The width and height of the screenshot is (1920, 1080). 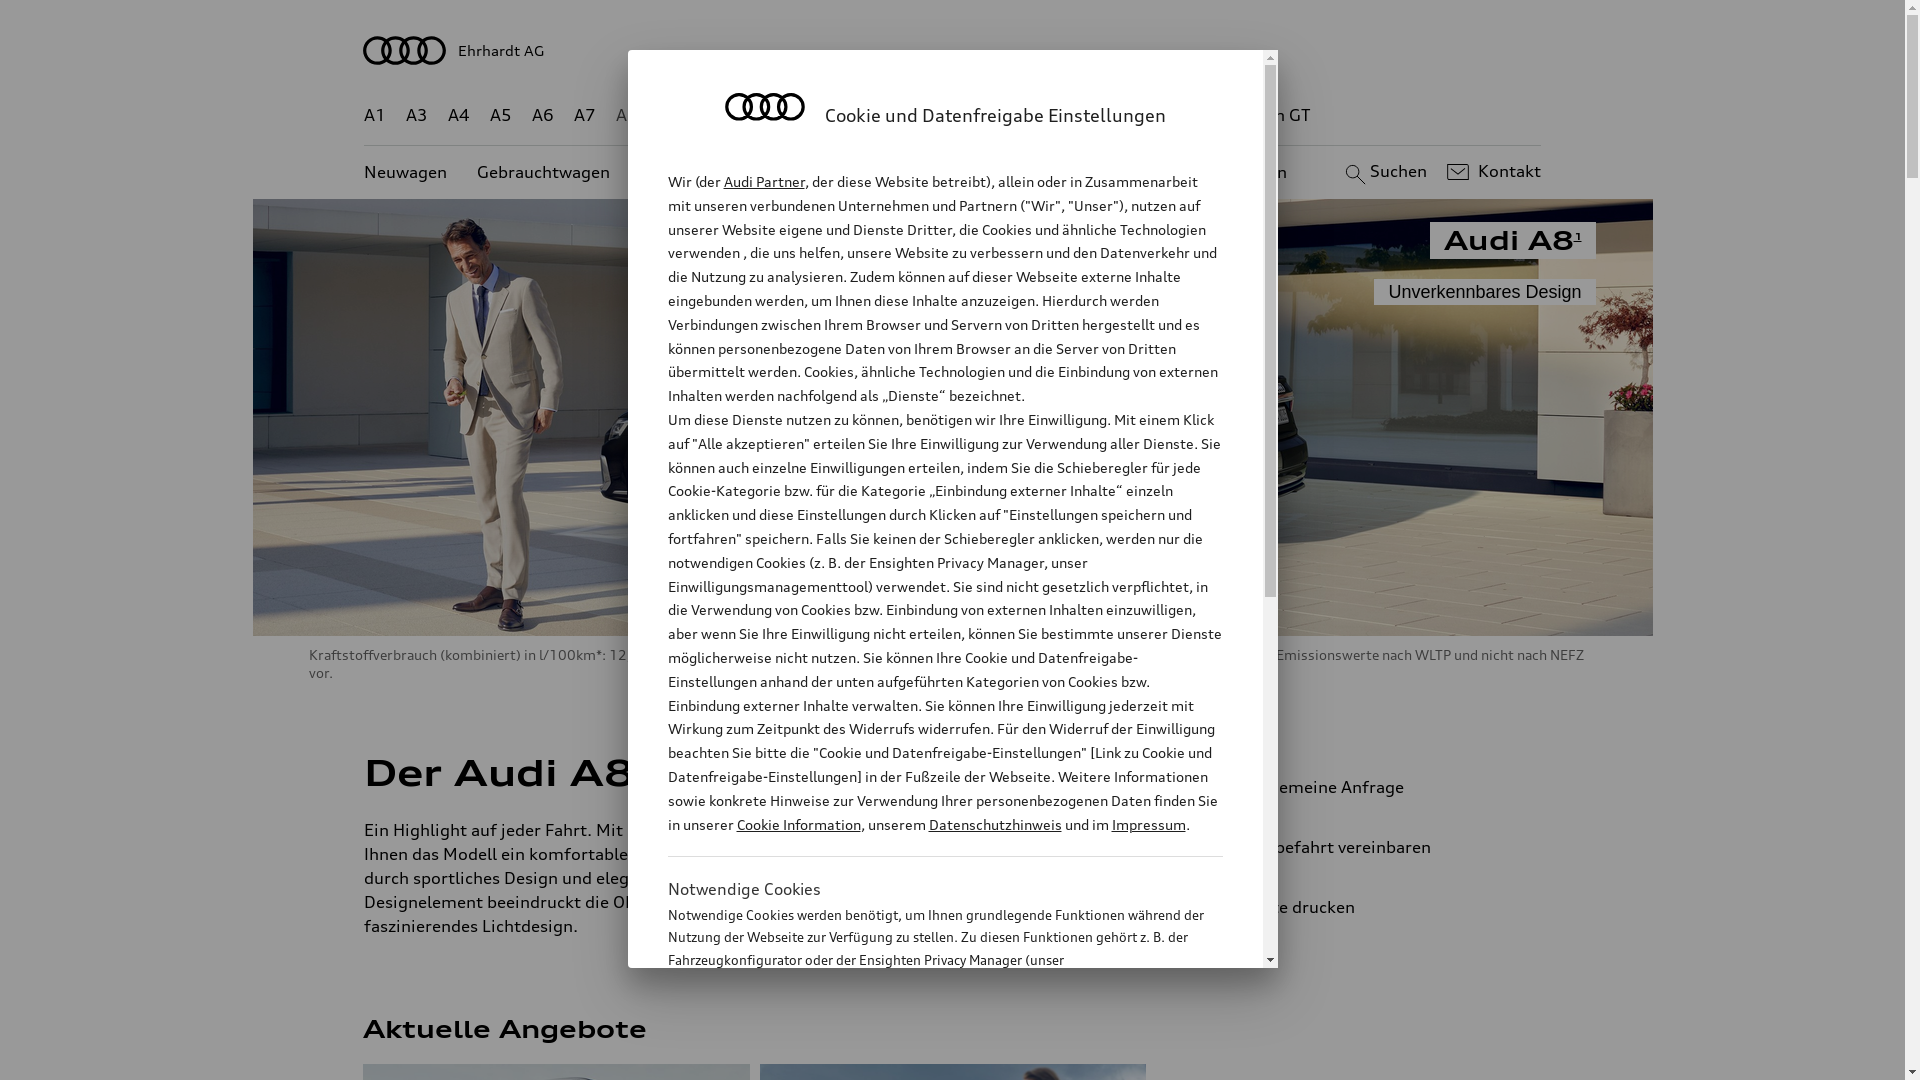 What do you see at coordinates (994, 824) in the screenshot?
I see `'Datenschutzhinweis'` at bounding box center [994, 824].